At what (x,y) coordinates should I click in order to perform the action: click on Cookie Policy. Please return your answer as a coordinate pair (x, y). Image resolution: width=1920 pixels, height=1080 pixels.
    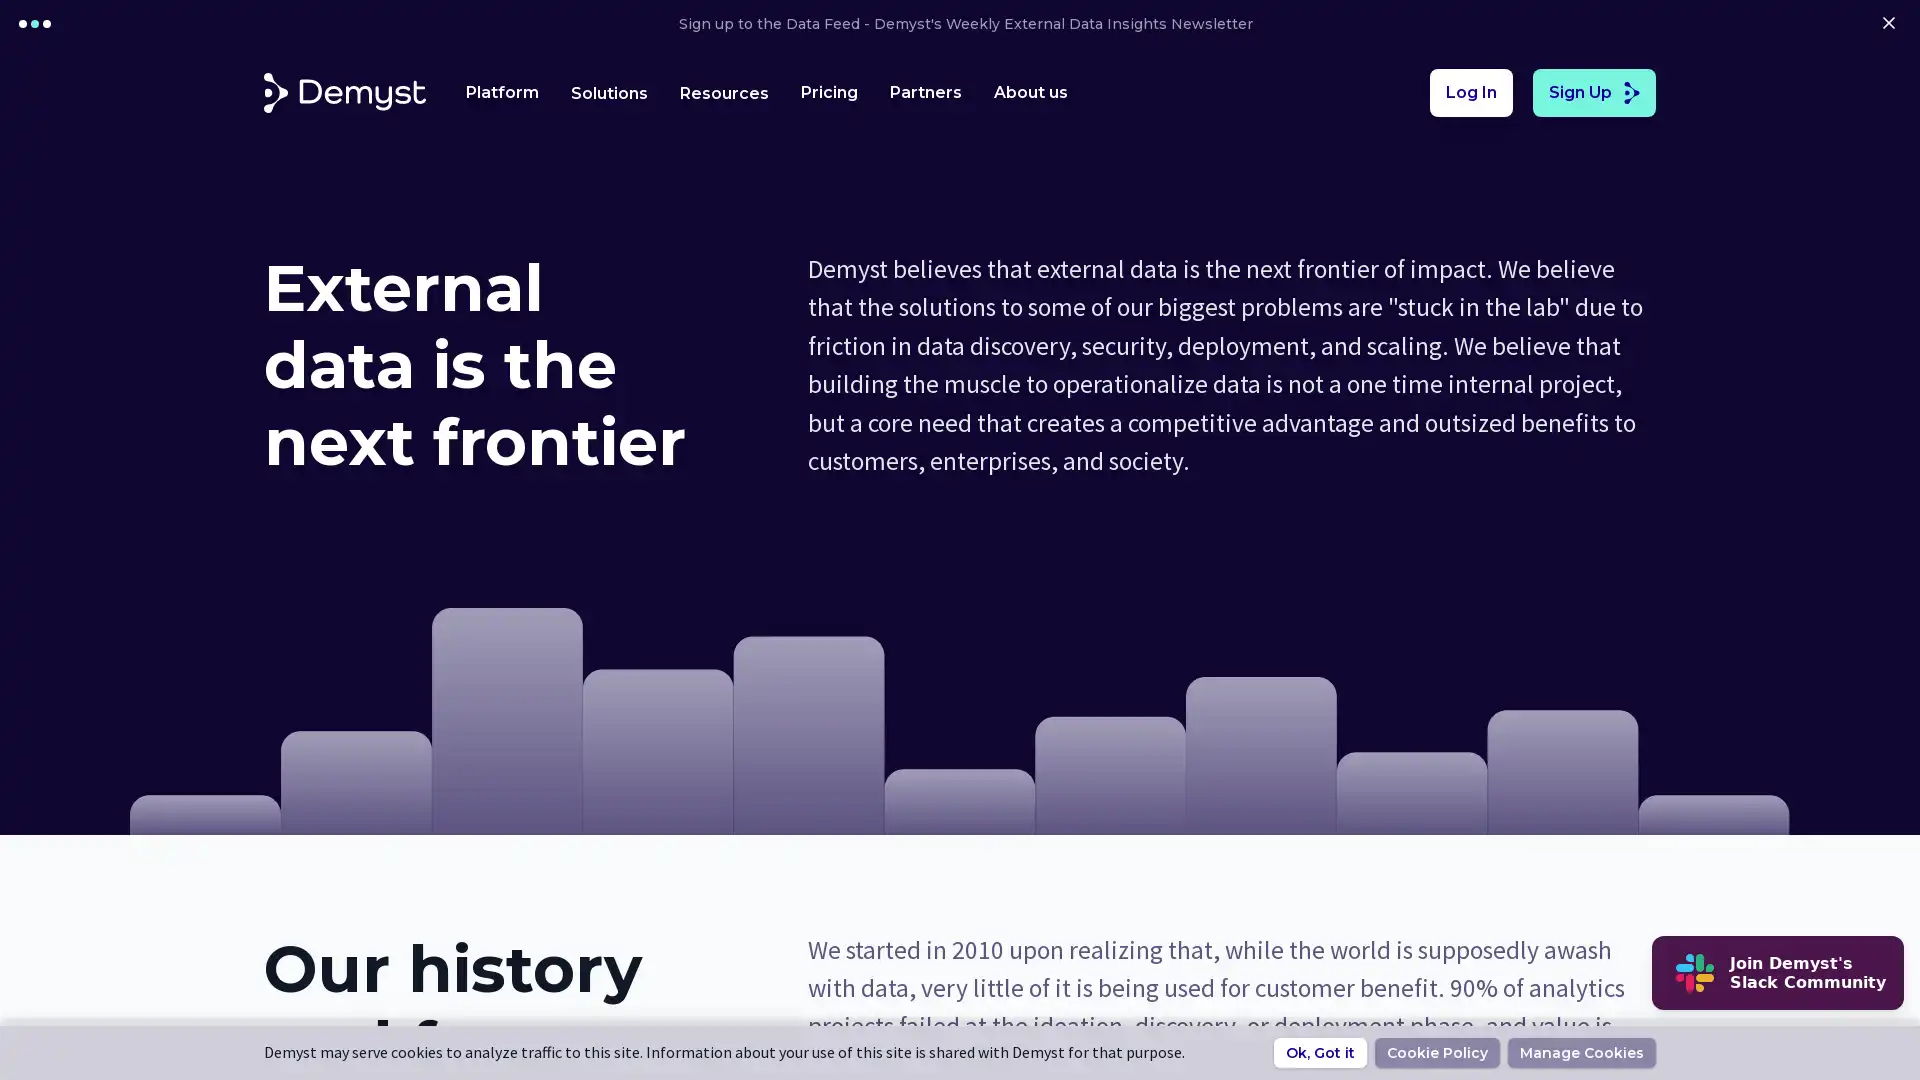
    Looking at the image, I should click on (1436, 1052).